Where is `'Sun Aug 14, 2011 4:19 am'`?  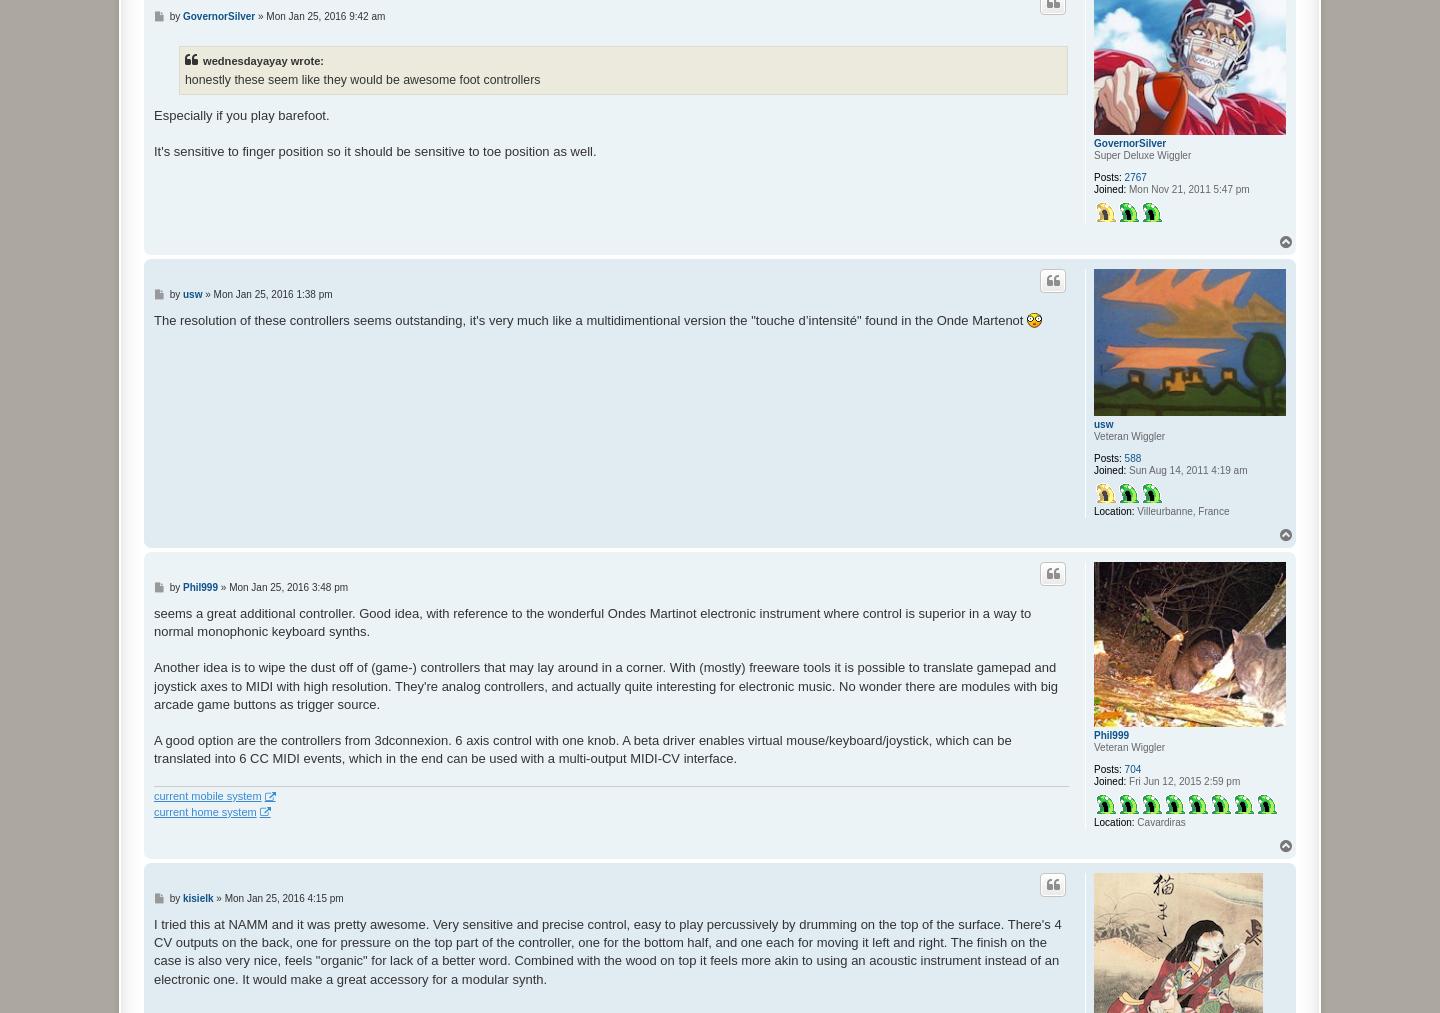
'Sun Aug 14, 2011 4:19 am' is located at coordinates (1186, 468).